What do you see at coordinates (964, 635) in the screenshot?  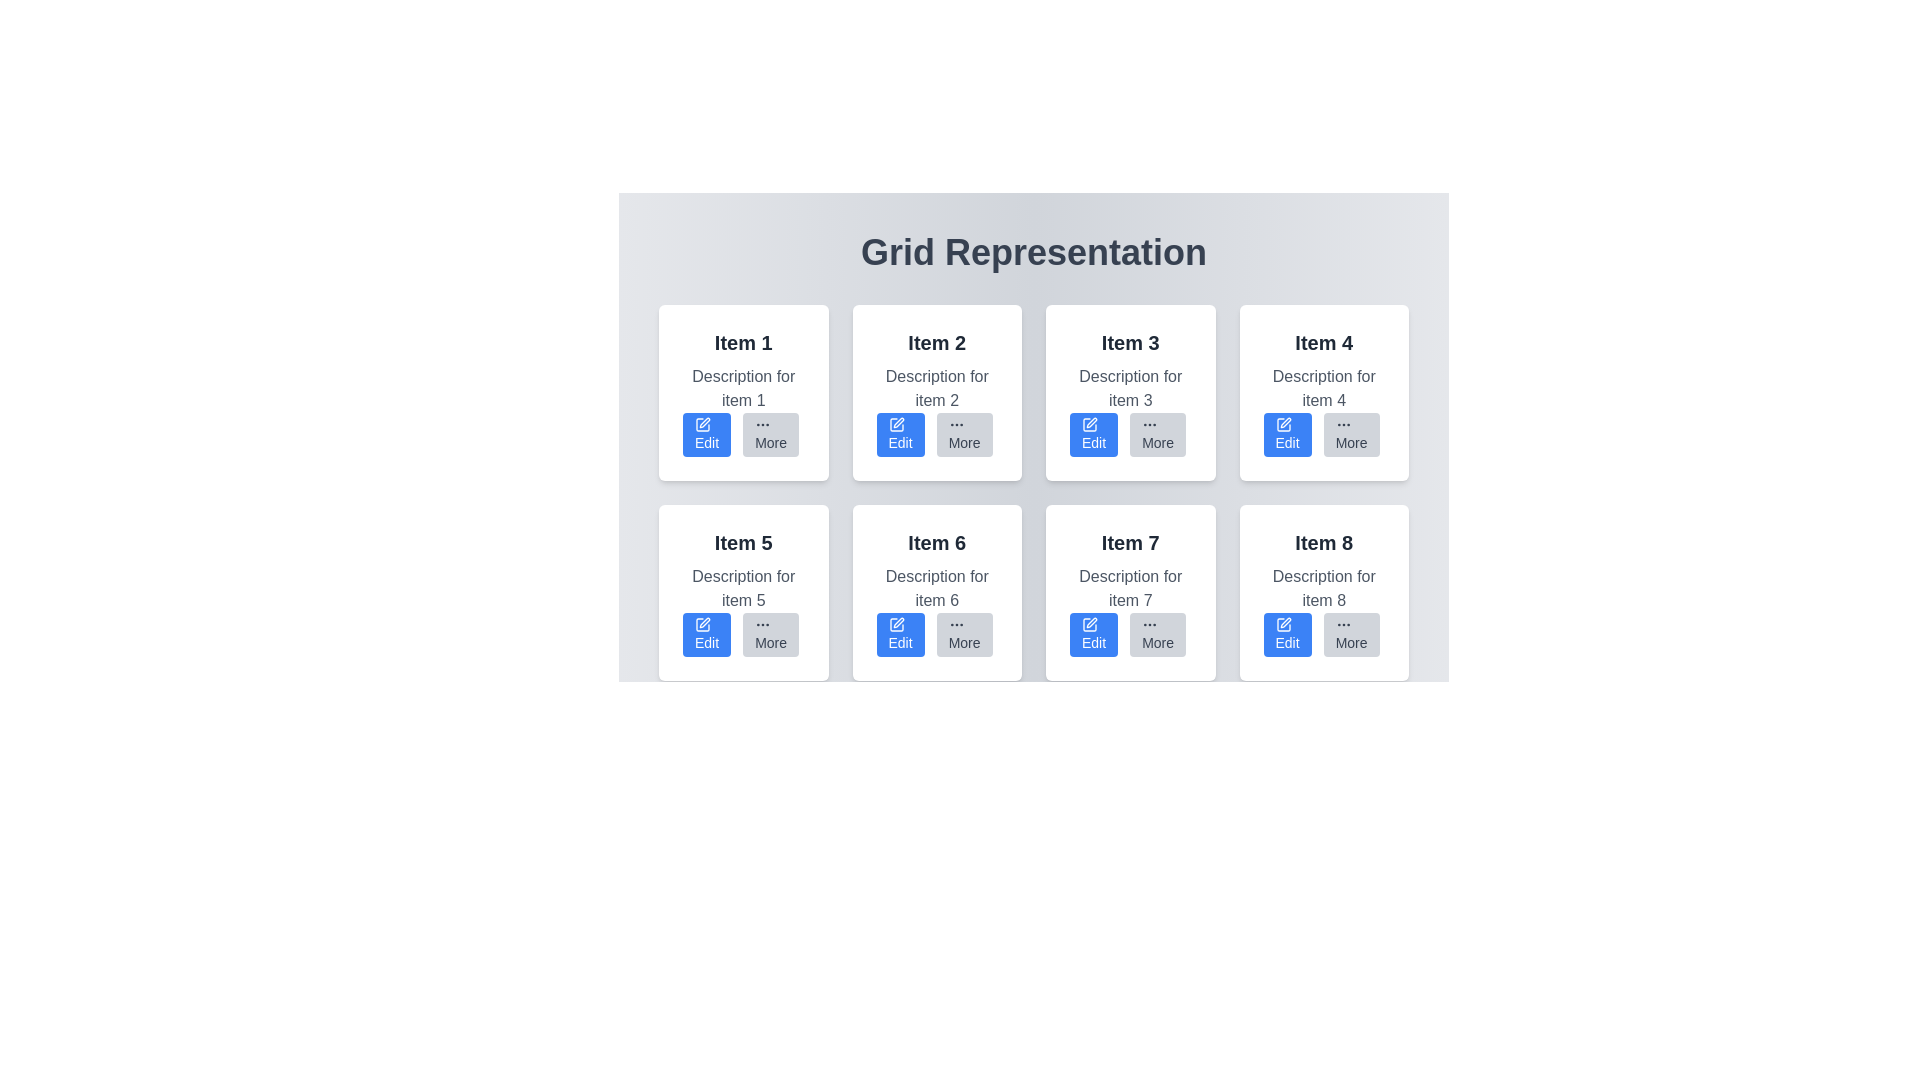 I see `the interactive button located within the box labeled 'Item 6' in the second row of a 4x2 grid layout` at bounding box center [964, 635].